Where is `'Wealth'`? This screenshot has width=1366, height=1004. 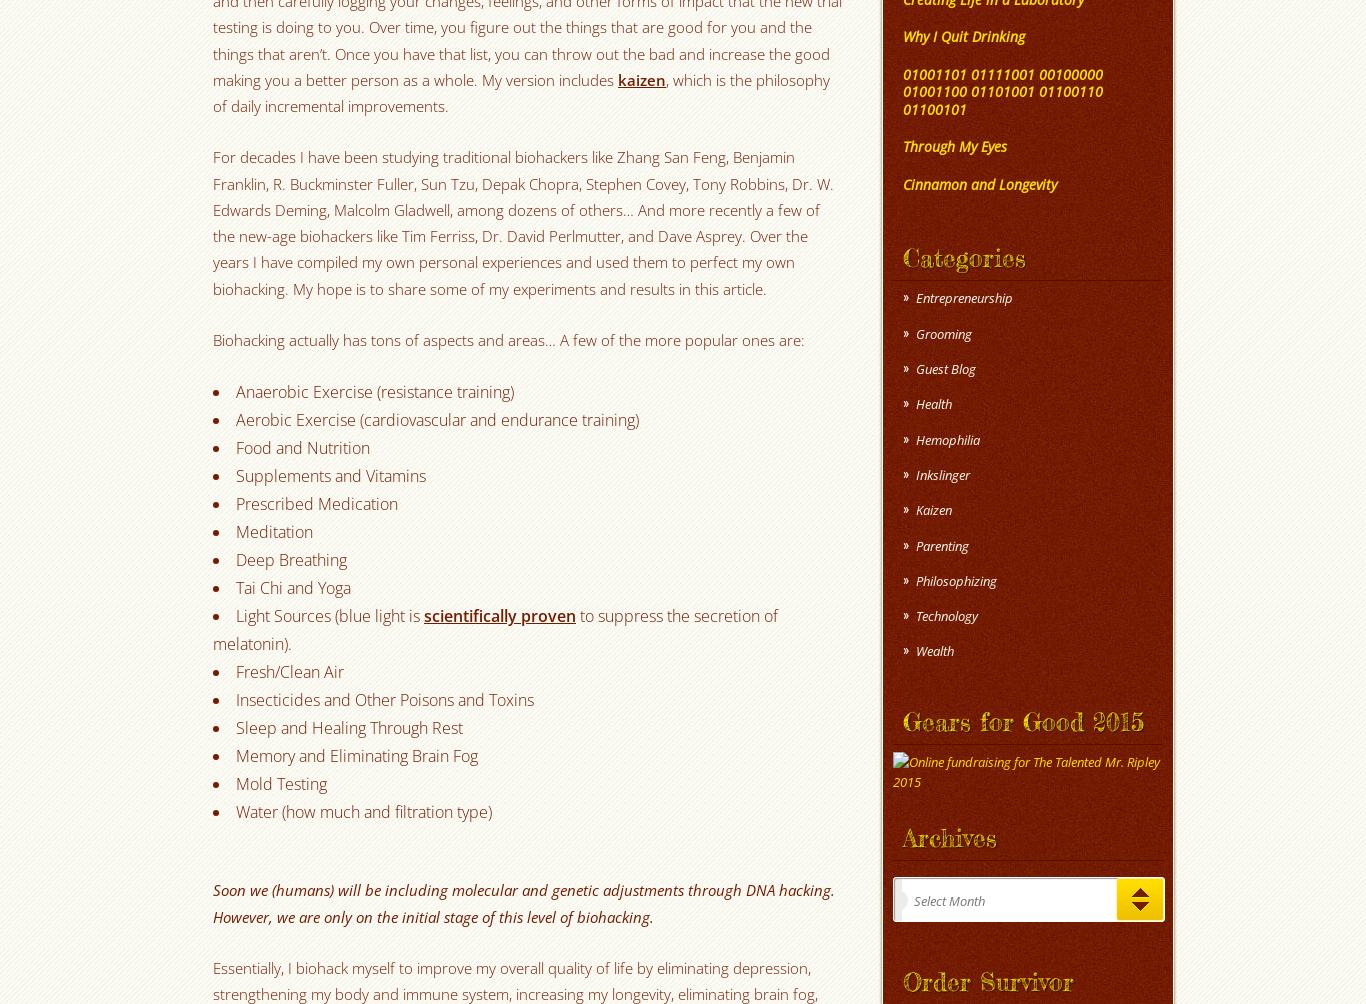
'Wealth' is located at coordinates (935, 649).